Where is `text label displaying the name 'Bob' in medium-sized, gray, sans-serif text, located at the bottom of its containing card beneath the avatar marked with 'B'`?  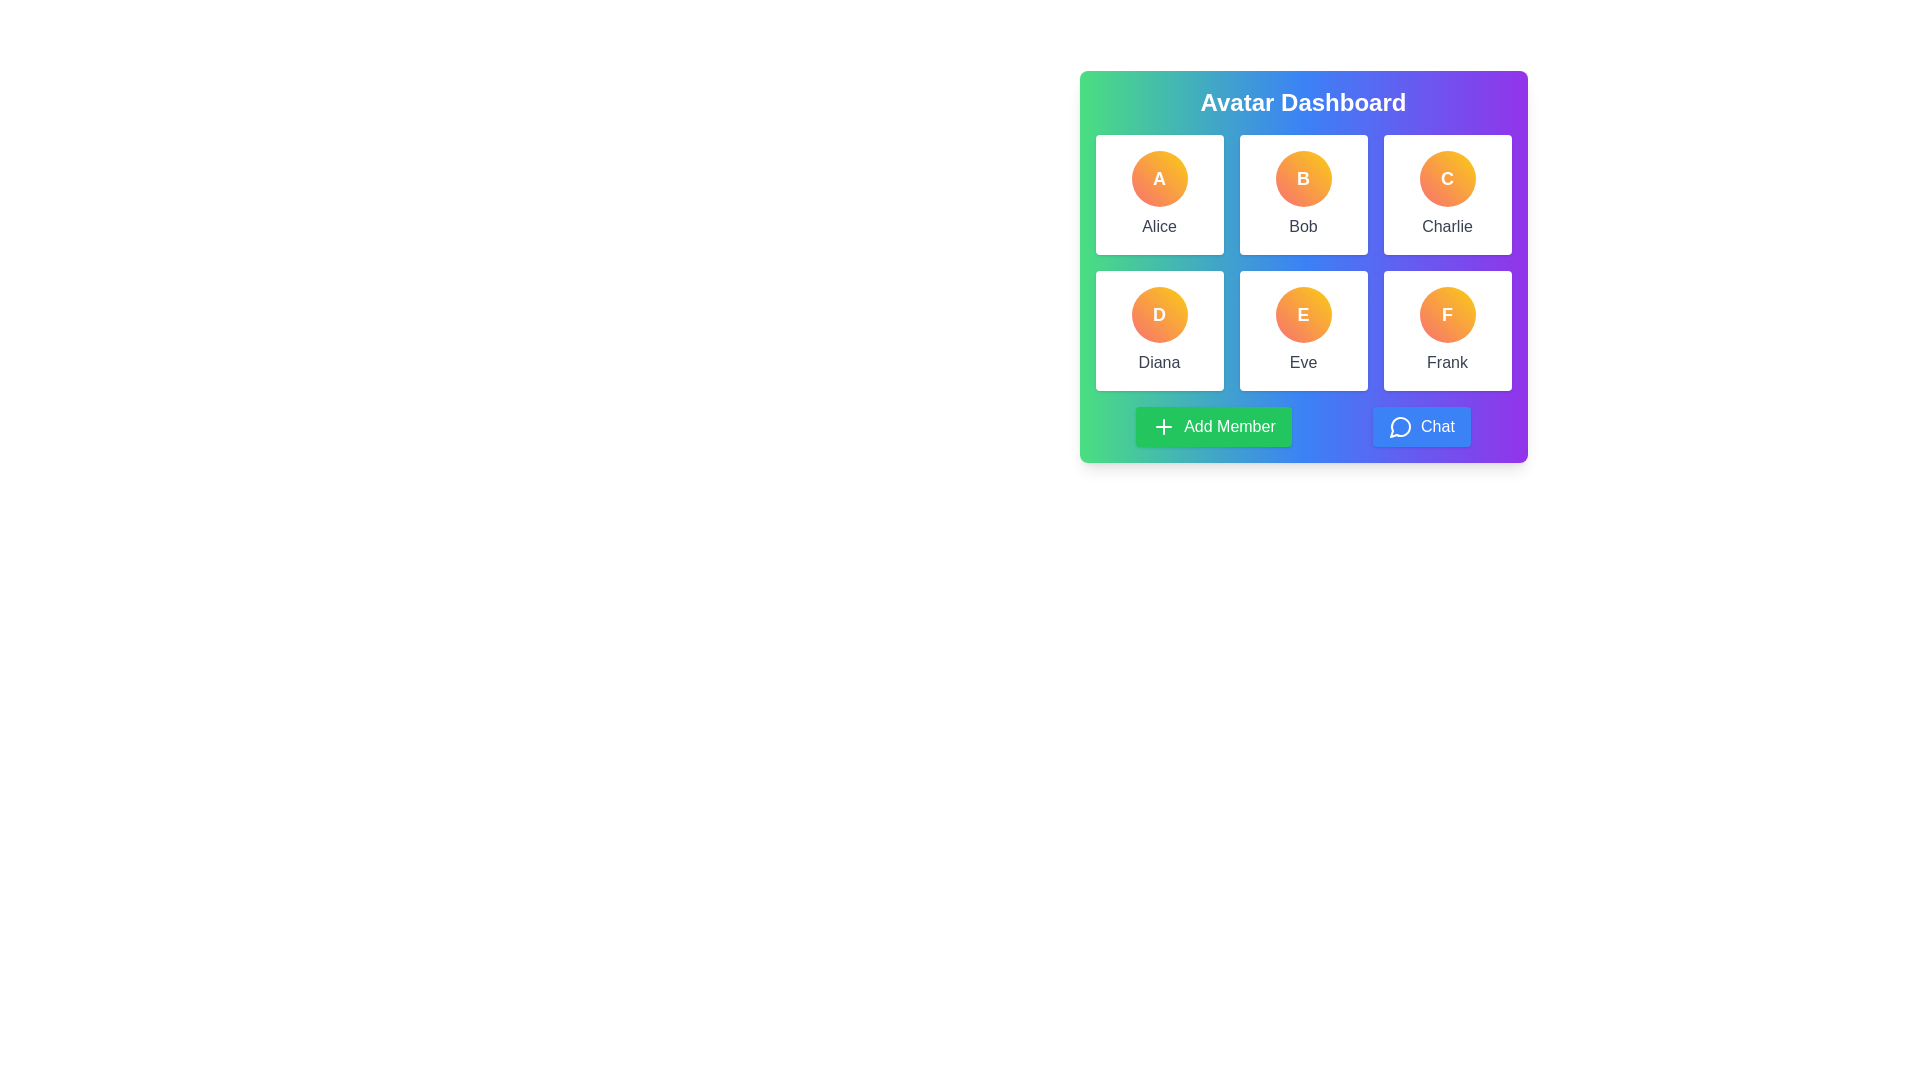 text label displaying the name 'Bob' in medium-sized, gray, sans-serif text, located at the bottom of its containing card beneath the avatar marked with 'B' is located at coordinates (1303, 226).